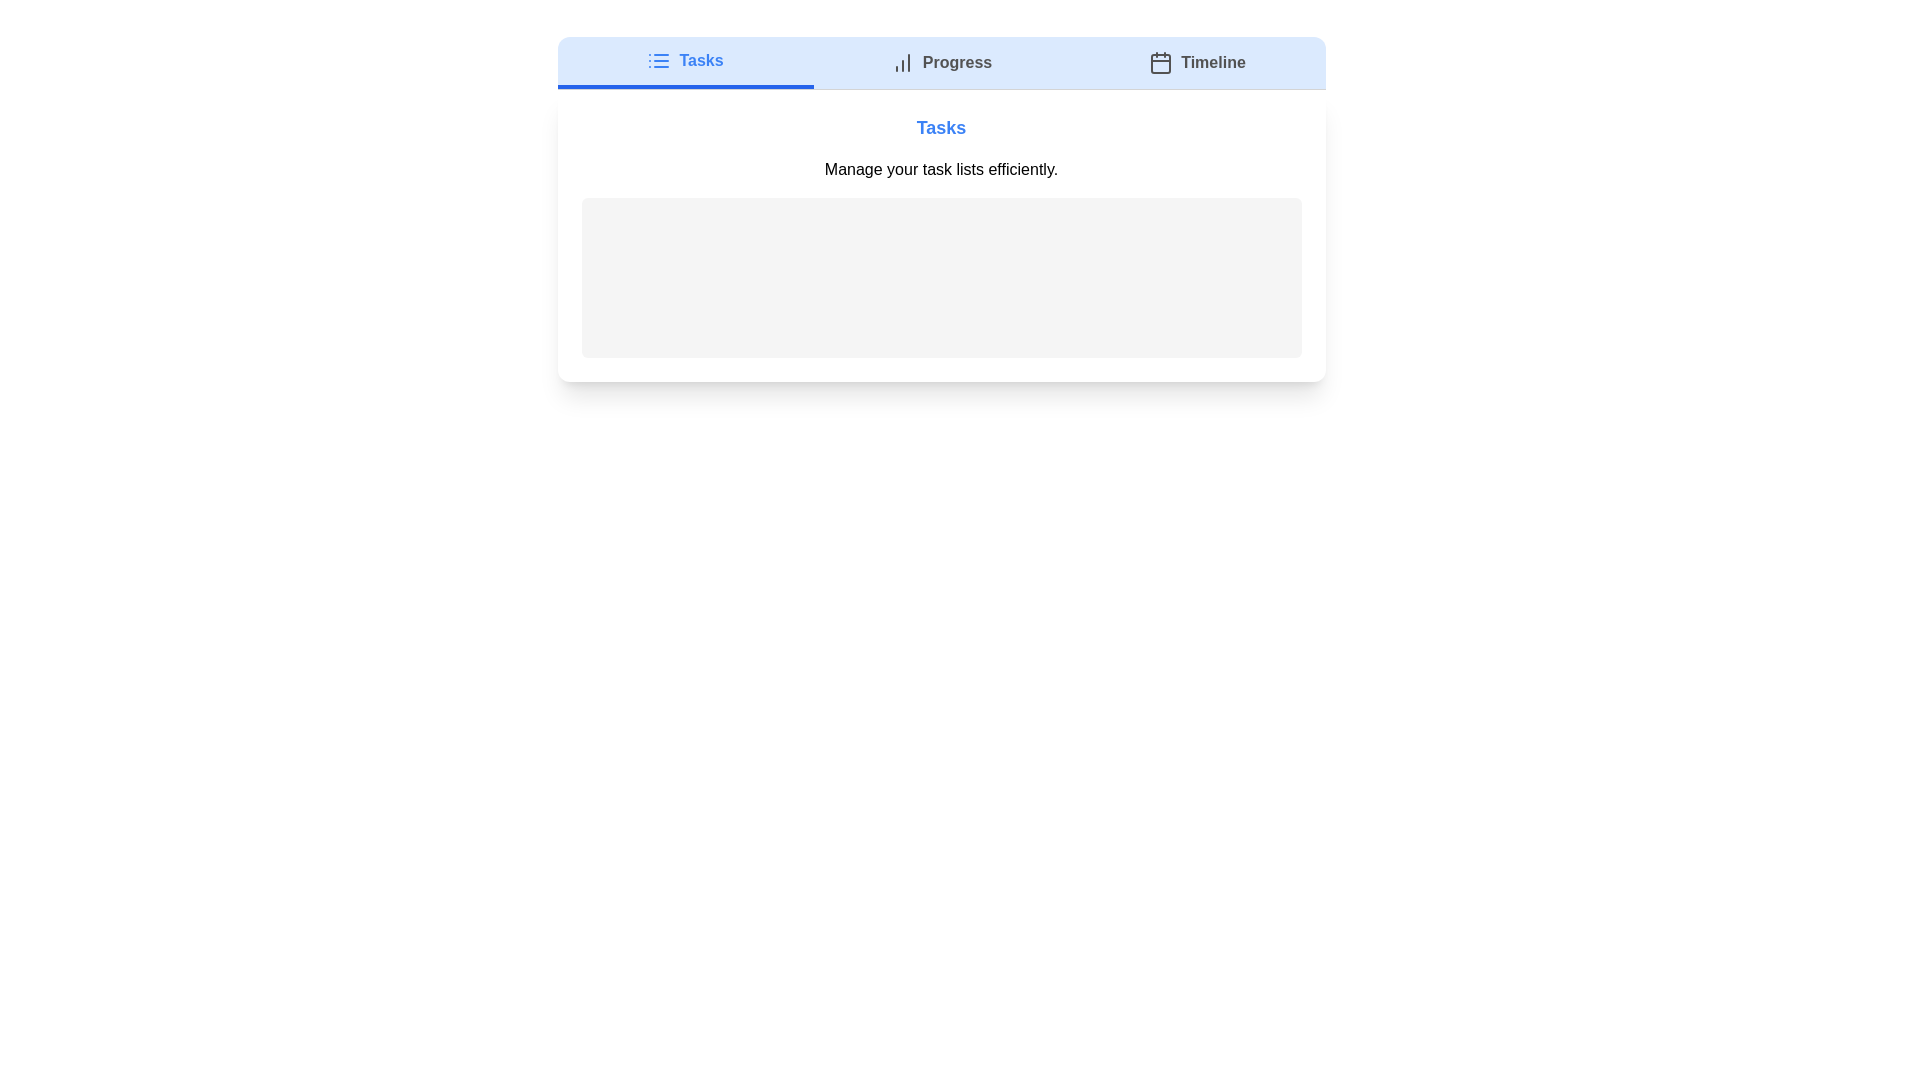 This screenshot has width=1920, height=1080. What do you see at coordinates (1197, 61) in the screenshot?
I see `the Interactive Tab, which is the last tab in the header navigation layout` at bounding box center [1197, 61].